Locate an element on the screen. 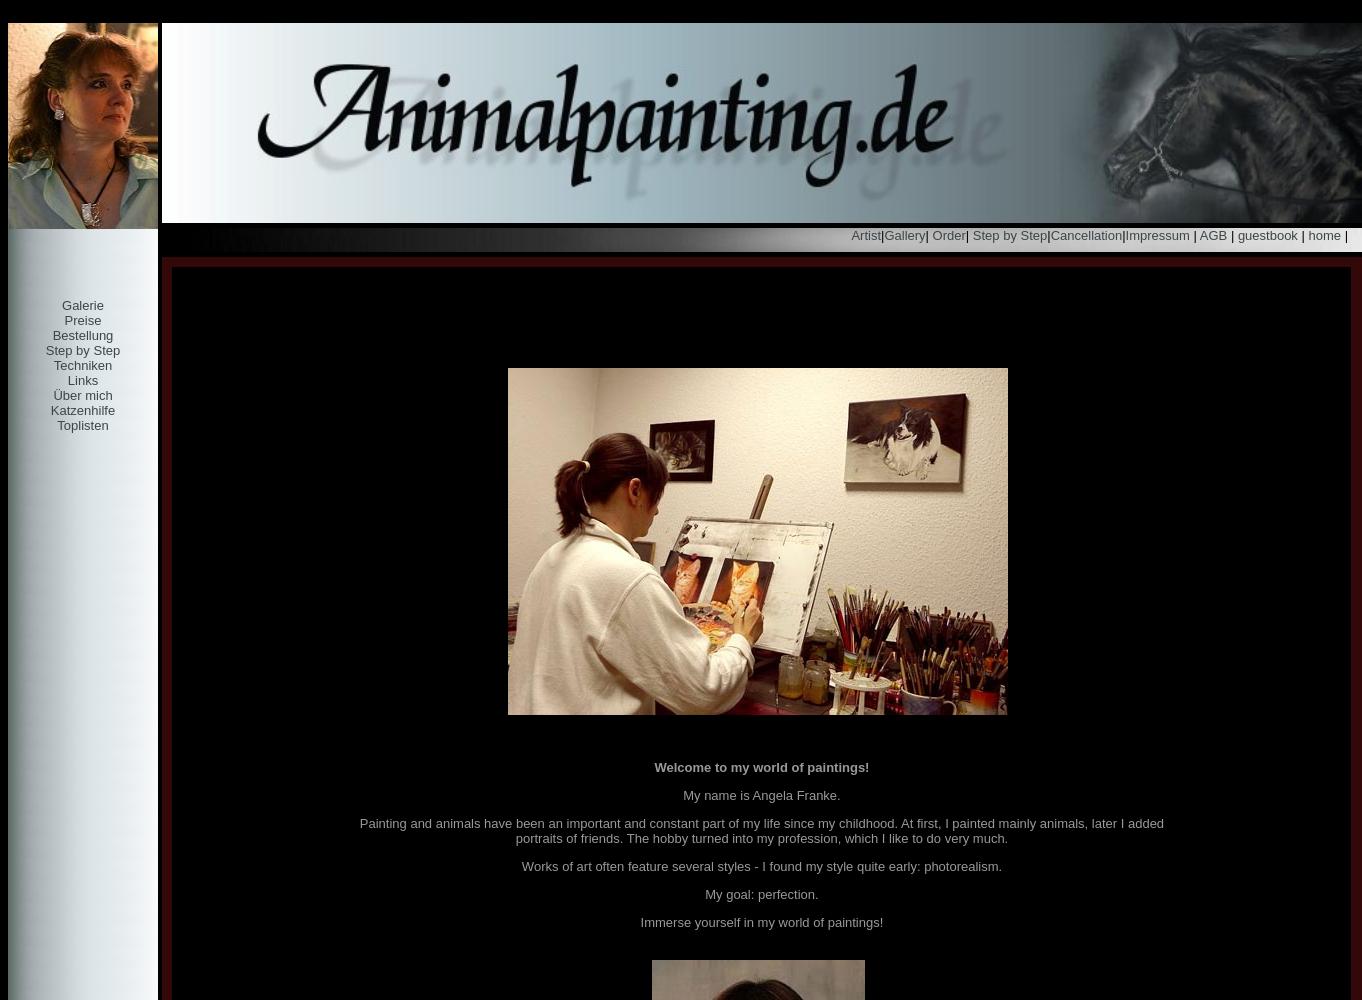 This screenshot has height=1000, width=1362. 'Order' is located at coordinates (945, 234).